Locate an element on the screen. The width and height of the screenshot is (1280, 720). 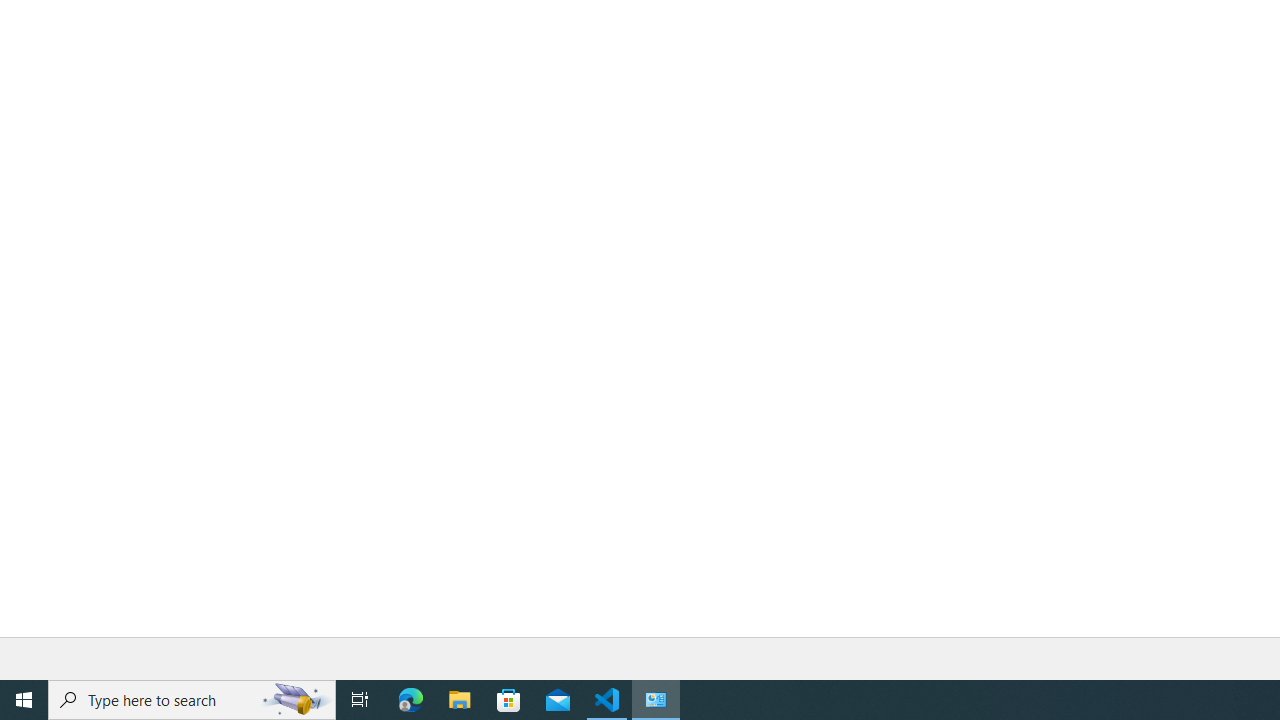
'Type here to search' is located at coordinates (192, 698).